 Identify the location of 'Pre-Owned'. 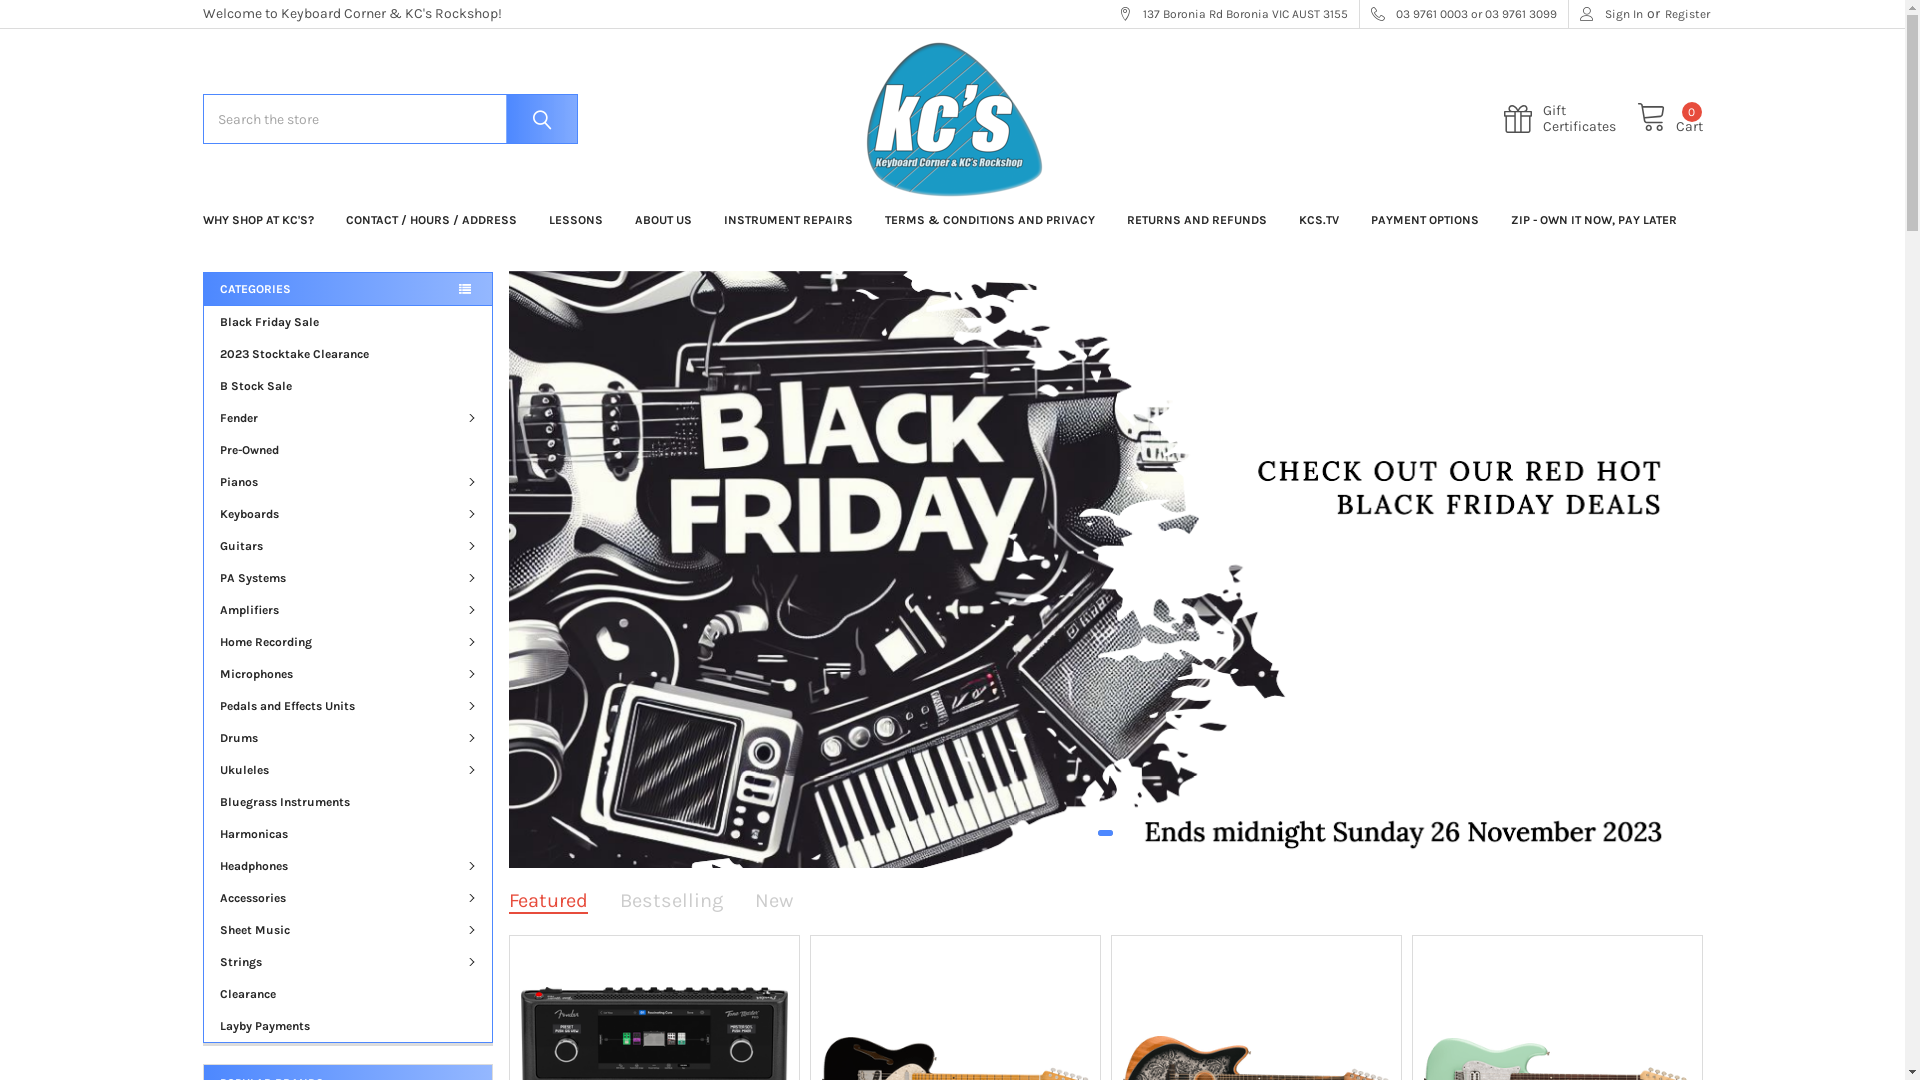
(347, 450).